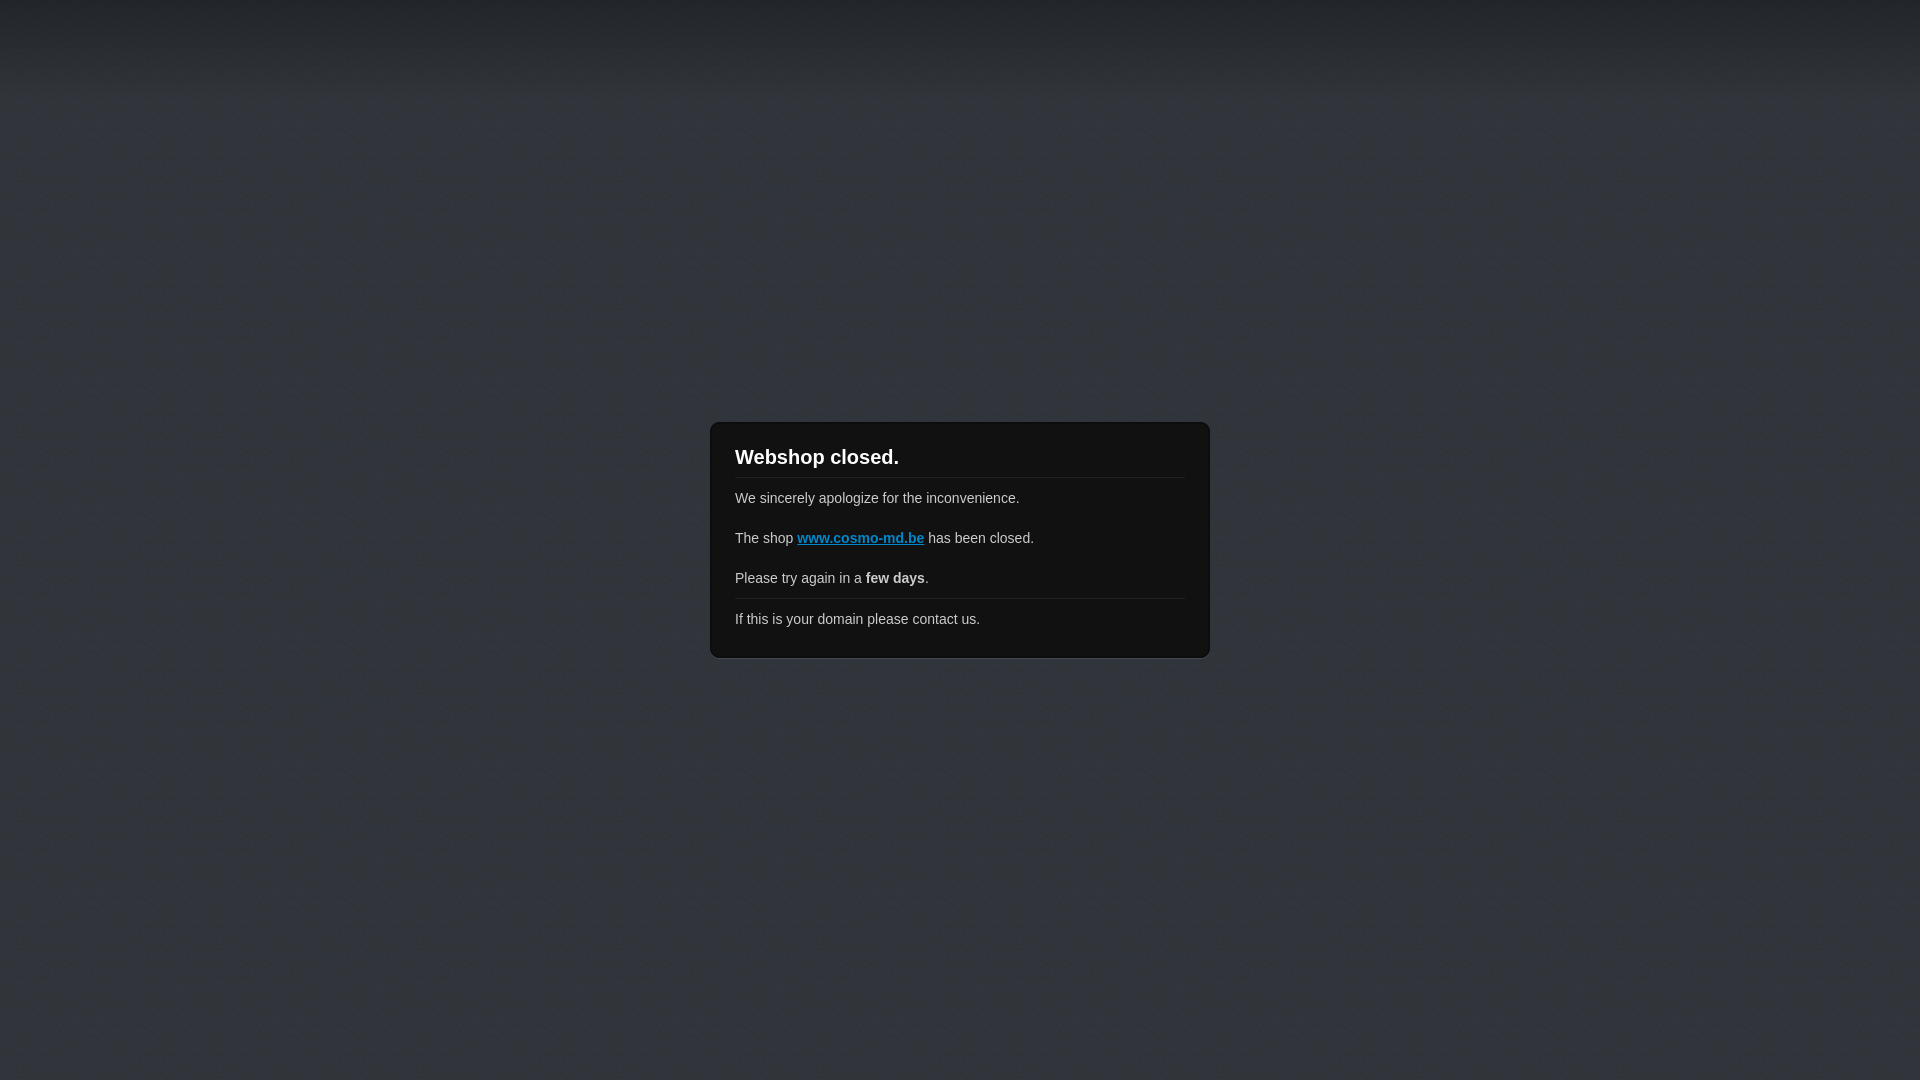 The image size is (1920, 1080). I want to click on 'www.cosmo-md.be', so click(860, 536).